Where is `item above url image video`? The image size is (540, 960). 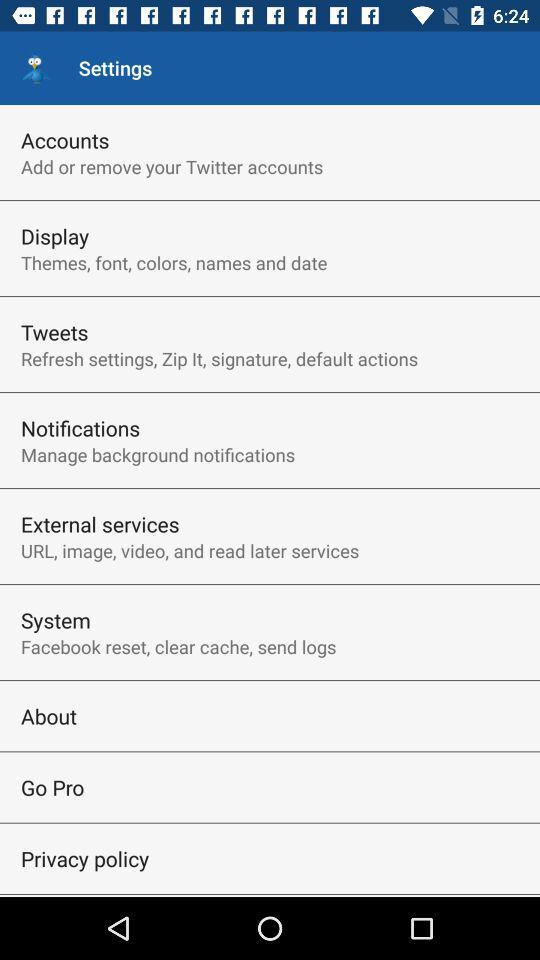 item above url image video is located at coordinates (99, 523).